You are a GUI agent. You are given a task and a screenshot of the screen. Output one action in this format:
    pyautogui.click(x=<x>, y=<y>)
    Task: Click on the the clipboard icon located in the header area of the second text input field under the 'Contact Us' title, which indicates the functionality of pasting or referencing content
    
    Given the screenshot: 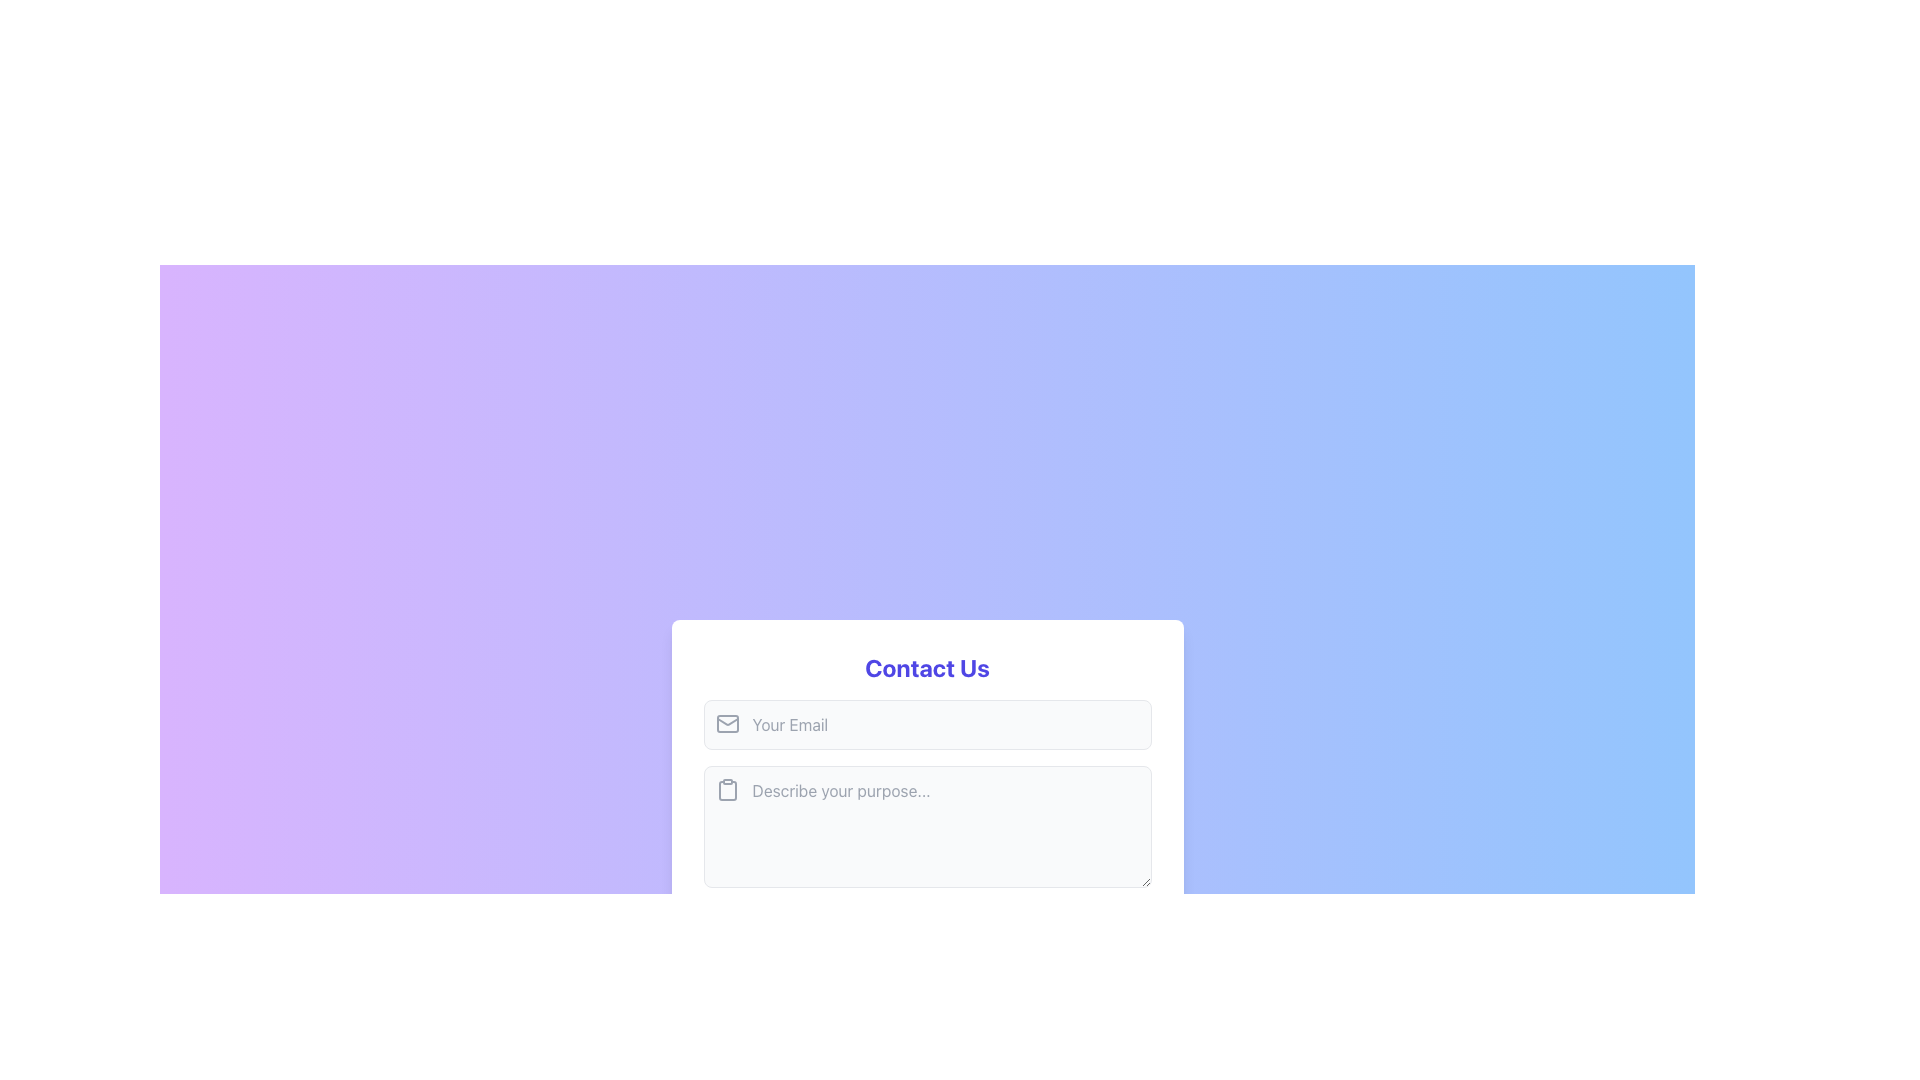 What is the action you would take?
    pyautogui.click(x=726, y=789)
    